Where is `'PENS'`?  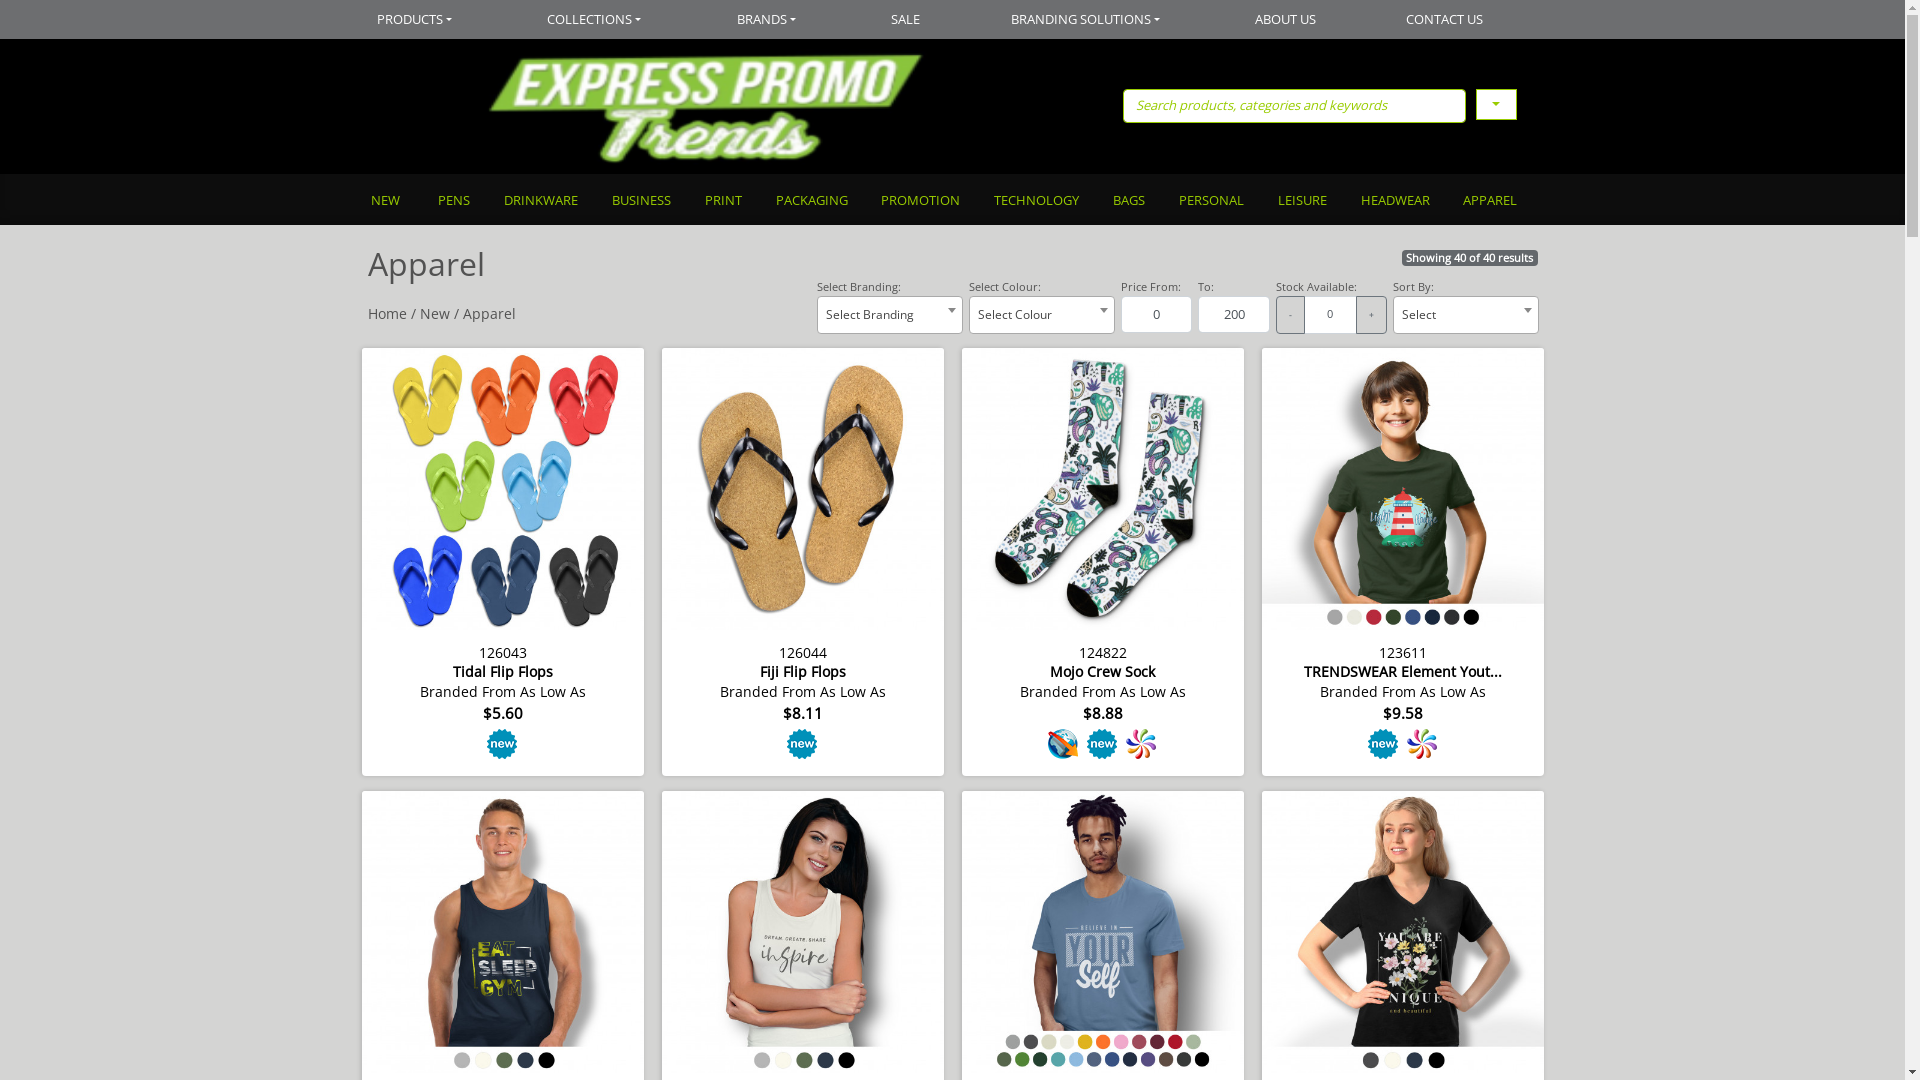 'PENS' is located at coordinates (420, 201).